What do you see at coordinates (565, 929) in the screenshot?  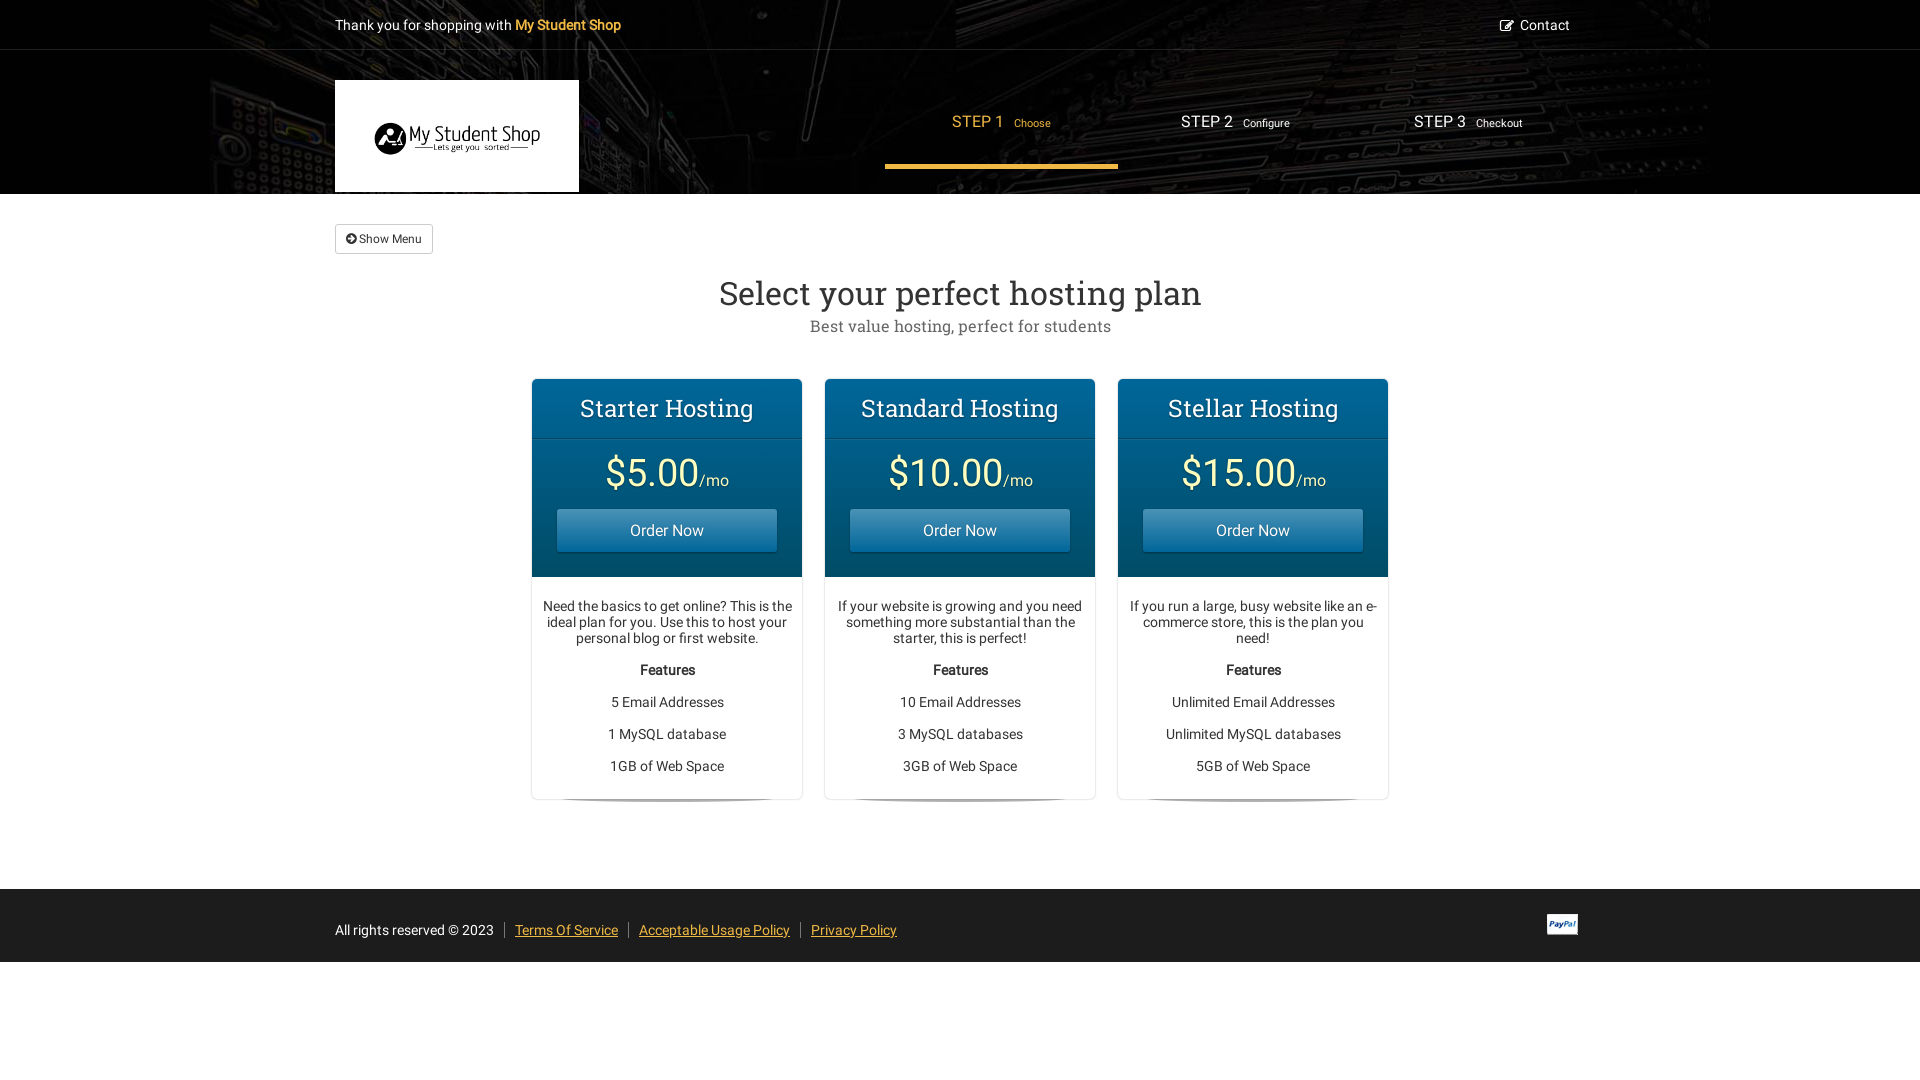 I see `'Terms Of Service'` at bounding box center [565, 929].